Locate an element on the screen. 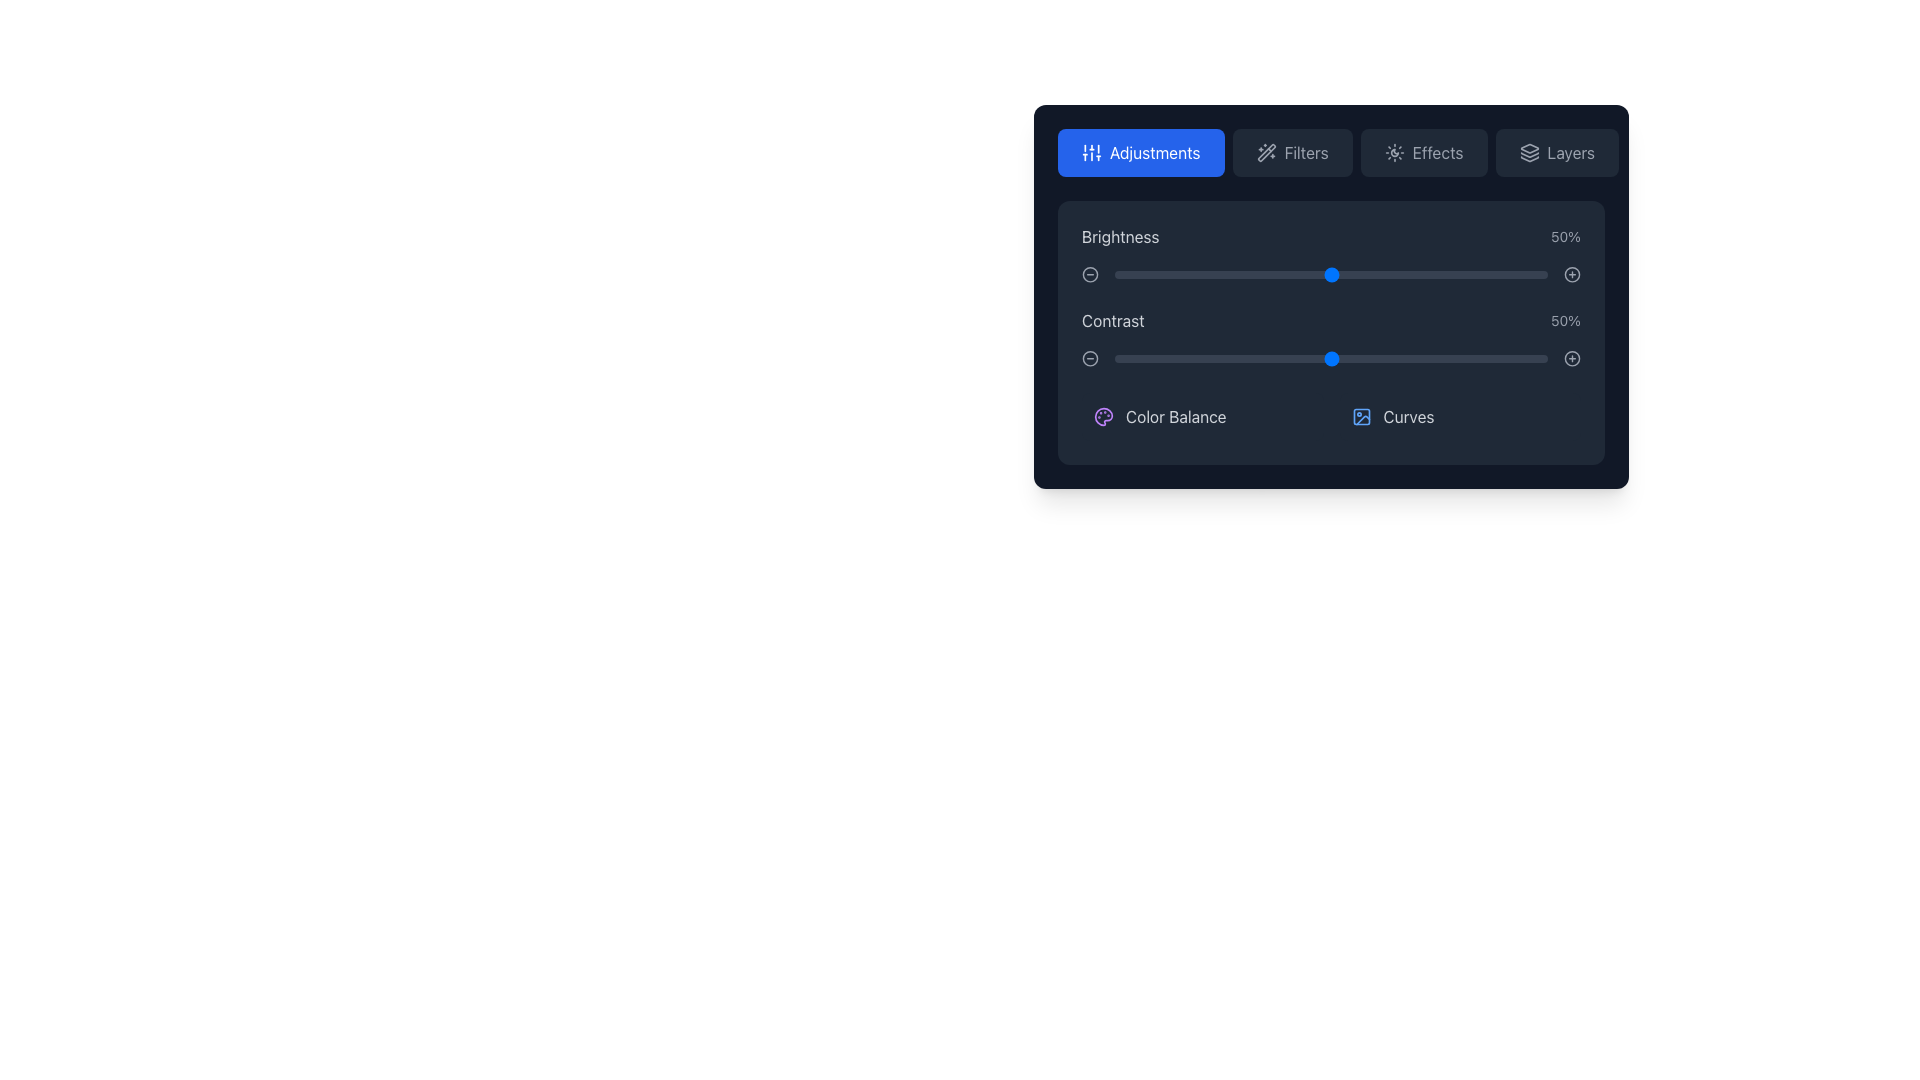 Image resolution: width=1920 pixels, height=1080 pixels. the small purple palette icon with a circular outline located adjacent to the 'Color Balance' text label in the 'Adjustments' panel is located at coordinates (1103, 415).